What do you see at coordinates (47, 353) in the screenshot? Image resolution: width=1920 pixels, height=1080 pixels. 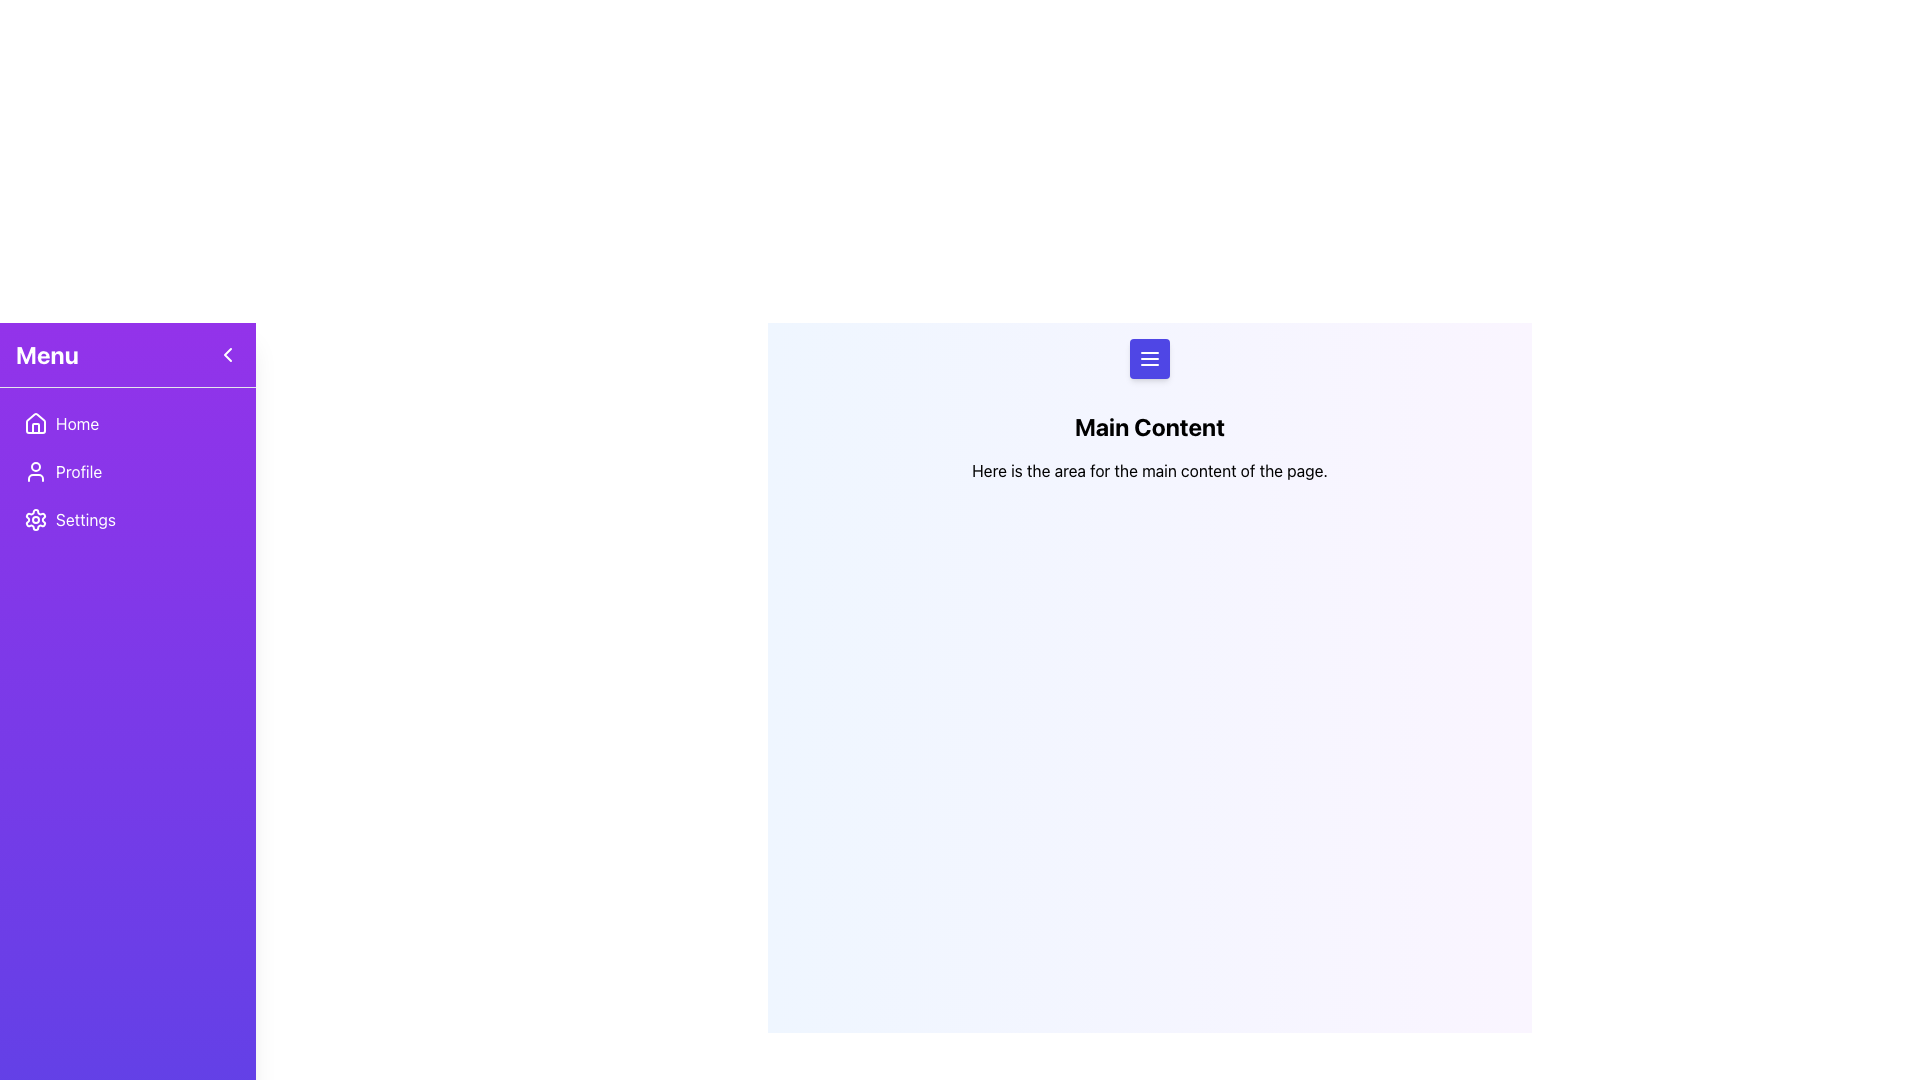 I see `text from the leftmost label in the purple sidebar header, which indicates the section's title before the clickable button` at bounding box center [47, 353].